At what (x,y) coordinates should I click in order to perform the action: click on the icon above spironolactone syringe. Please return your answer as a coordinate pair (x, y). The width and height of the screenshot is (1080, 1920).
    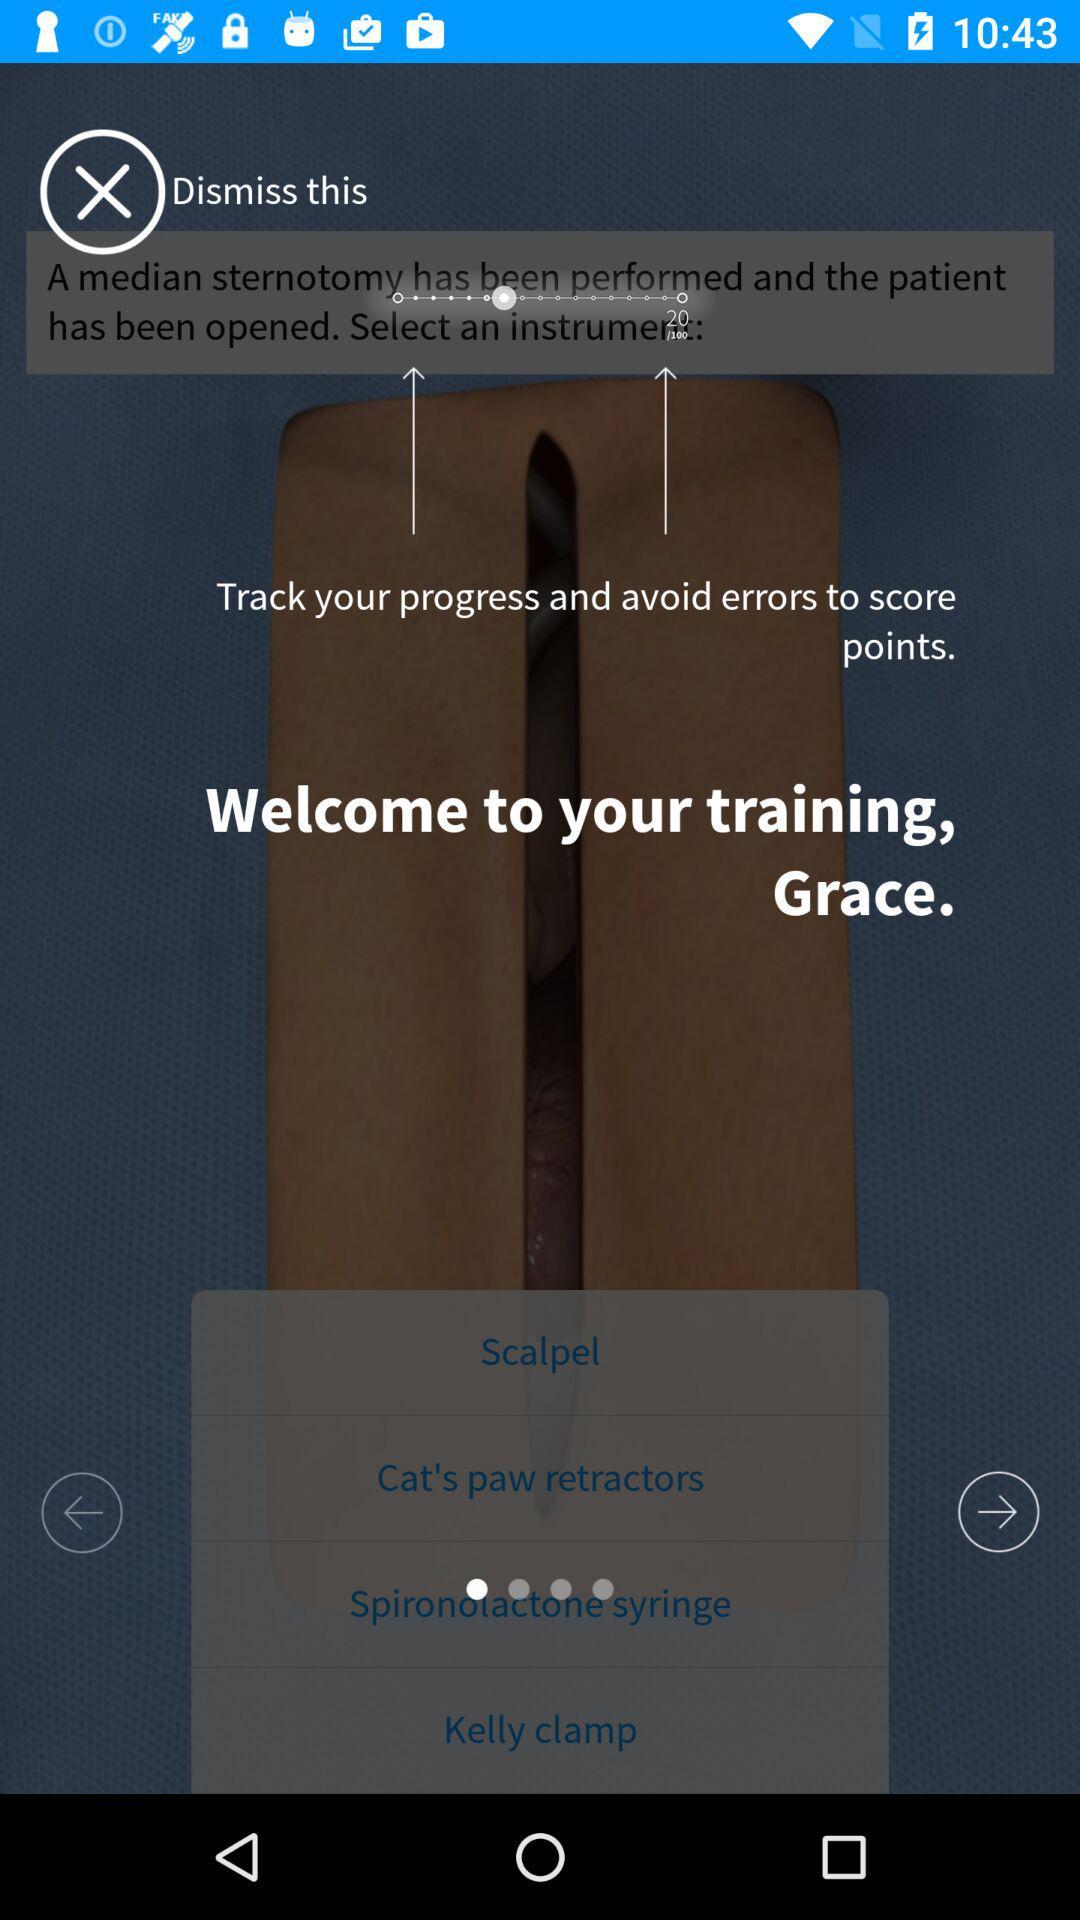
    Looking at the image, I should click on (540, 1478).